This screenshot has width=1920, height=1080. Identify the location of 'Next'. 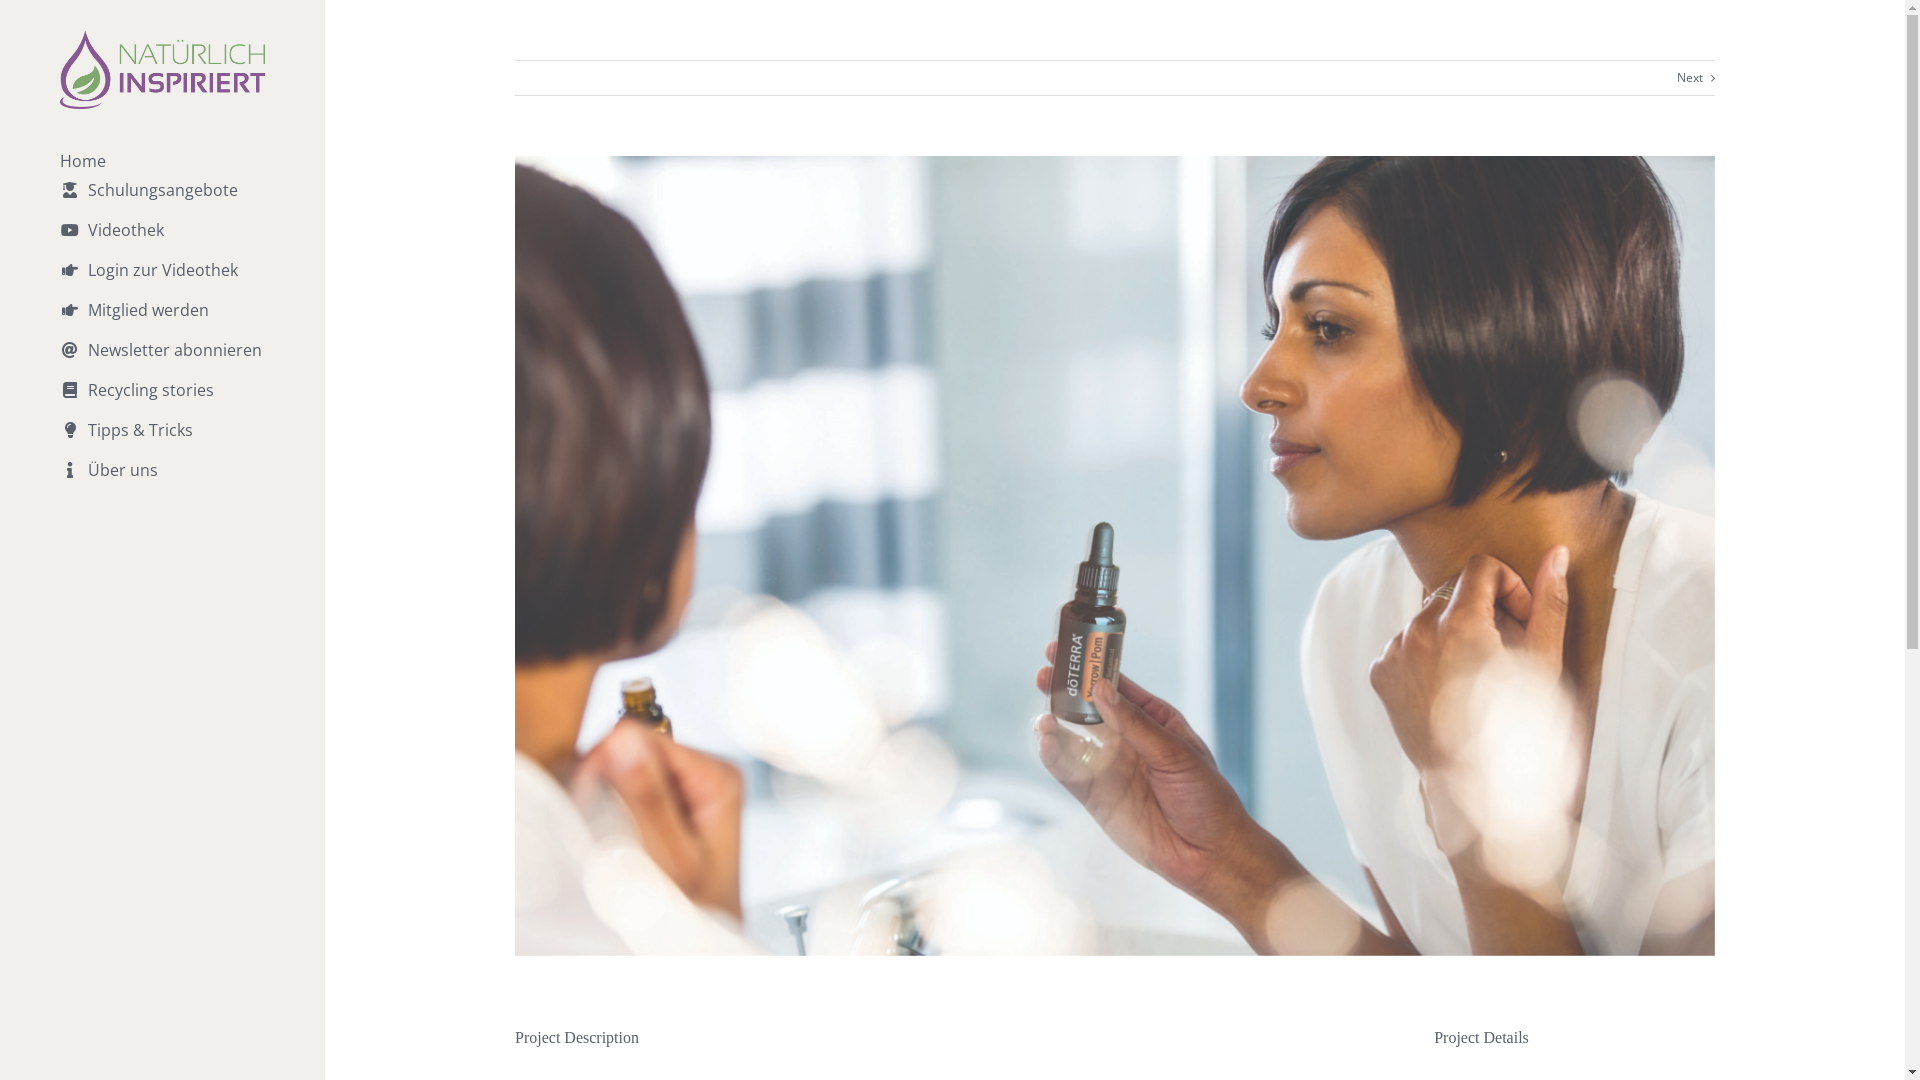
(1688, 76).